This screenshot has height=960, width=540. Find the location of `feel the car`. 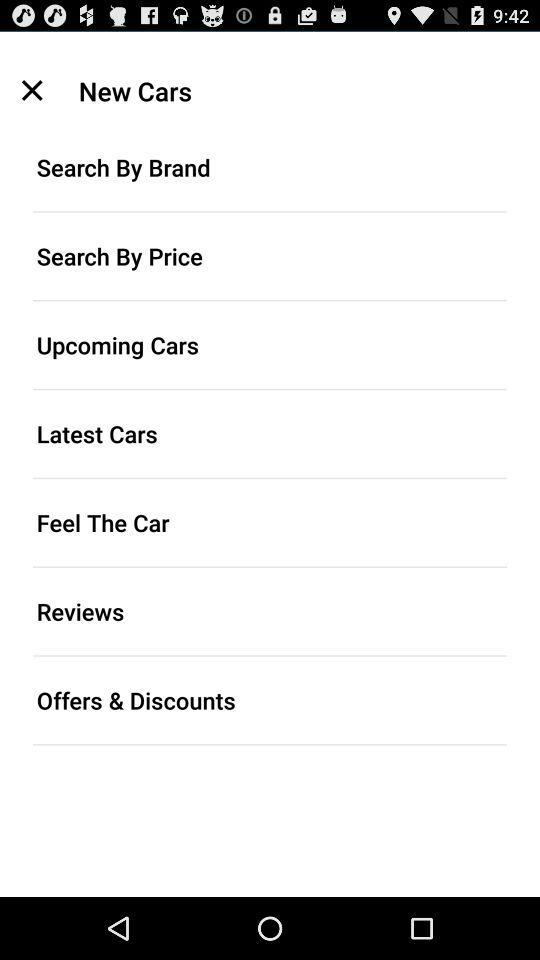

feel the car is located at coordinates (270, 521).